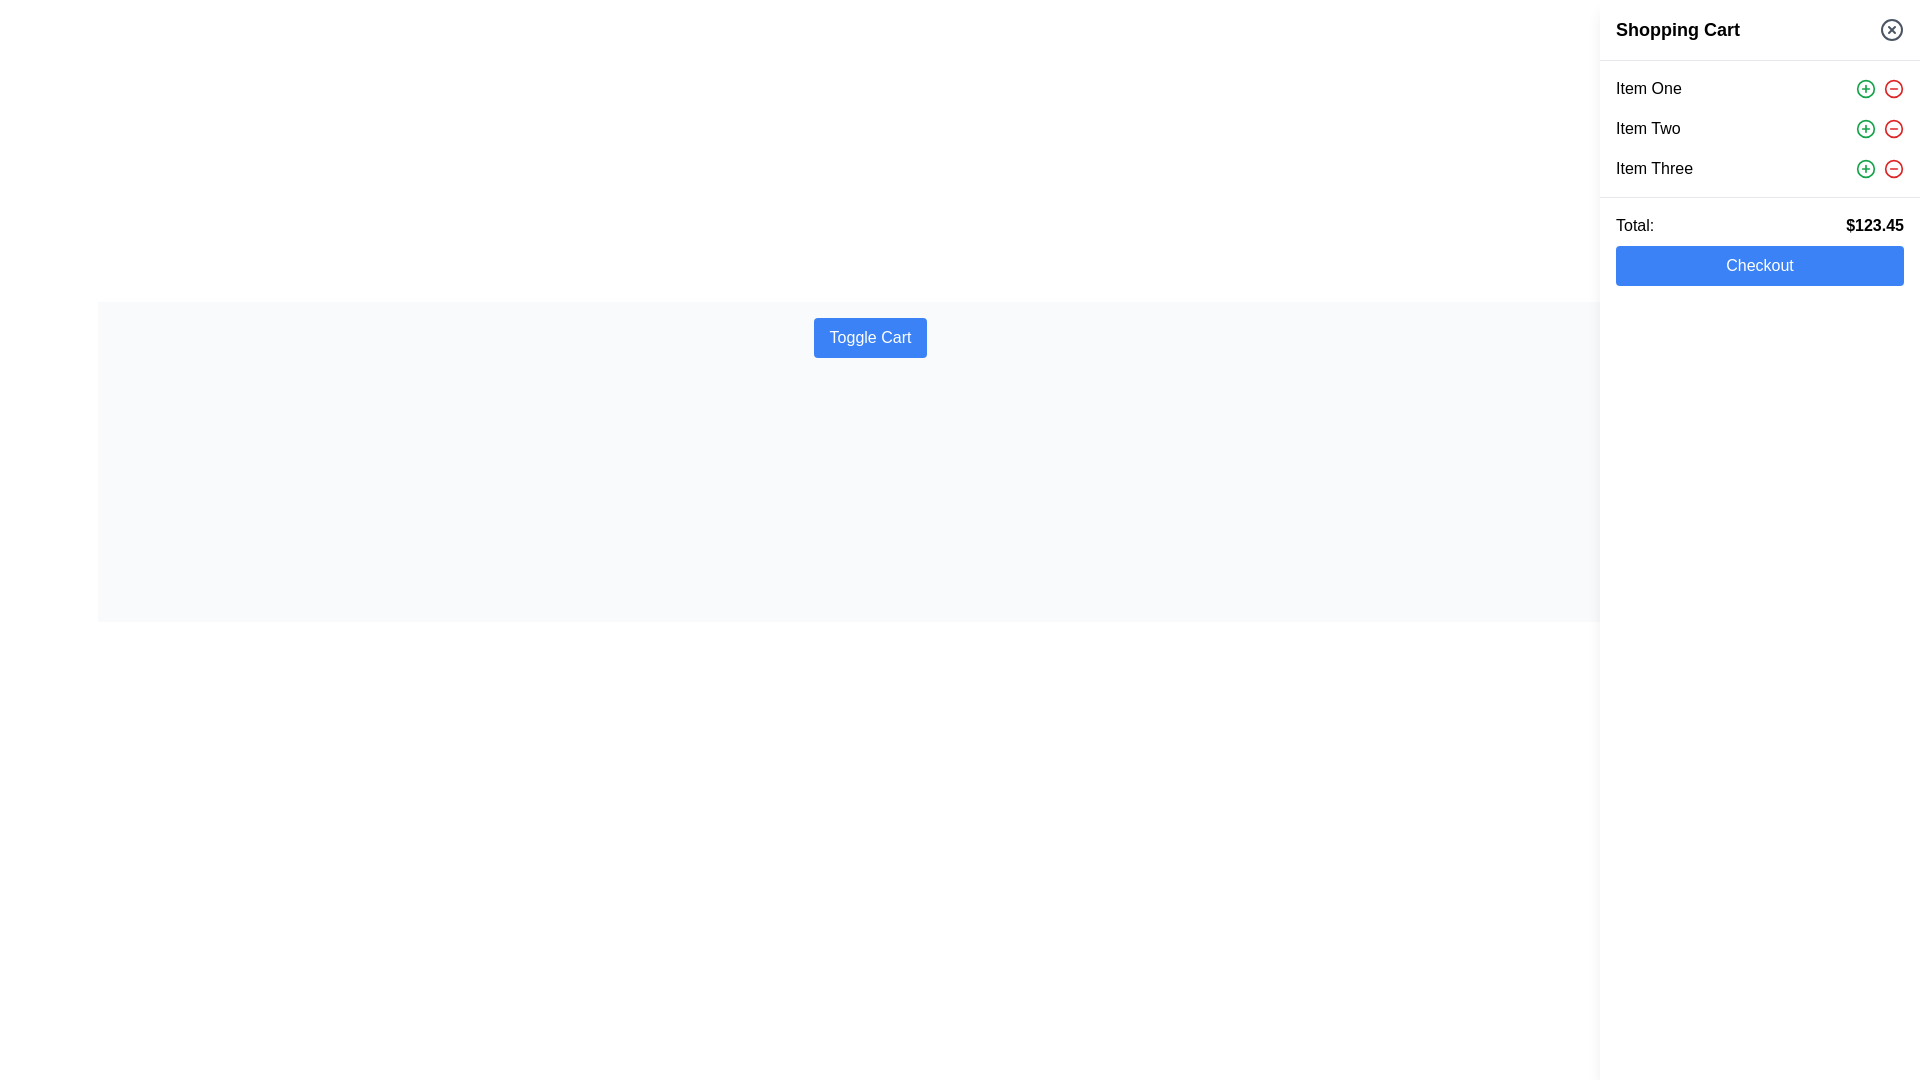 The height and width of the screenshot is (1080, 1920). Describe the element at coordinates (1893, 87) in the screenshot. I see `the circular minus button located in the shopping cart interface corresponding to 'Item One'` at that location.